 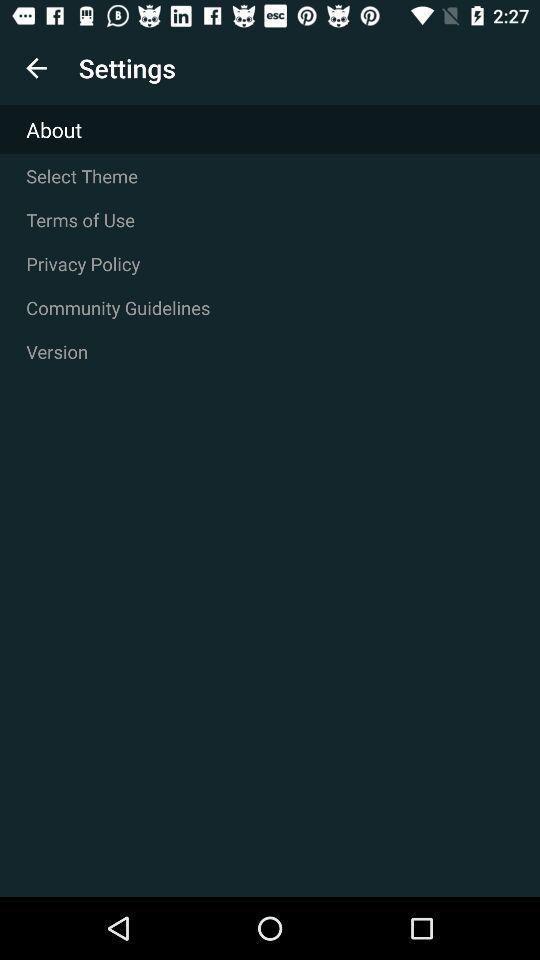 What do you see at coordinates (270, 220) in the screenshot?
I see `terms of use icon` at bounding box center [270, 220].